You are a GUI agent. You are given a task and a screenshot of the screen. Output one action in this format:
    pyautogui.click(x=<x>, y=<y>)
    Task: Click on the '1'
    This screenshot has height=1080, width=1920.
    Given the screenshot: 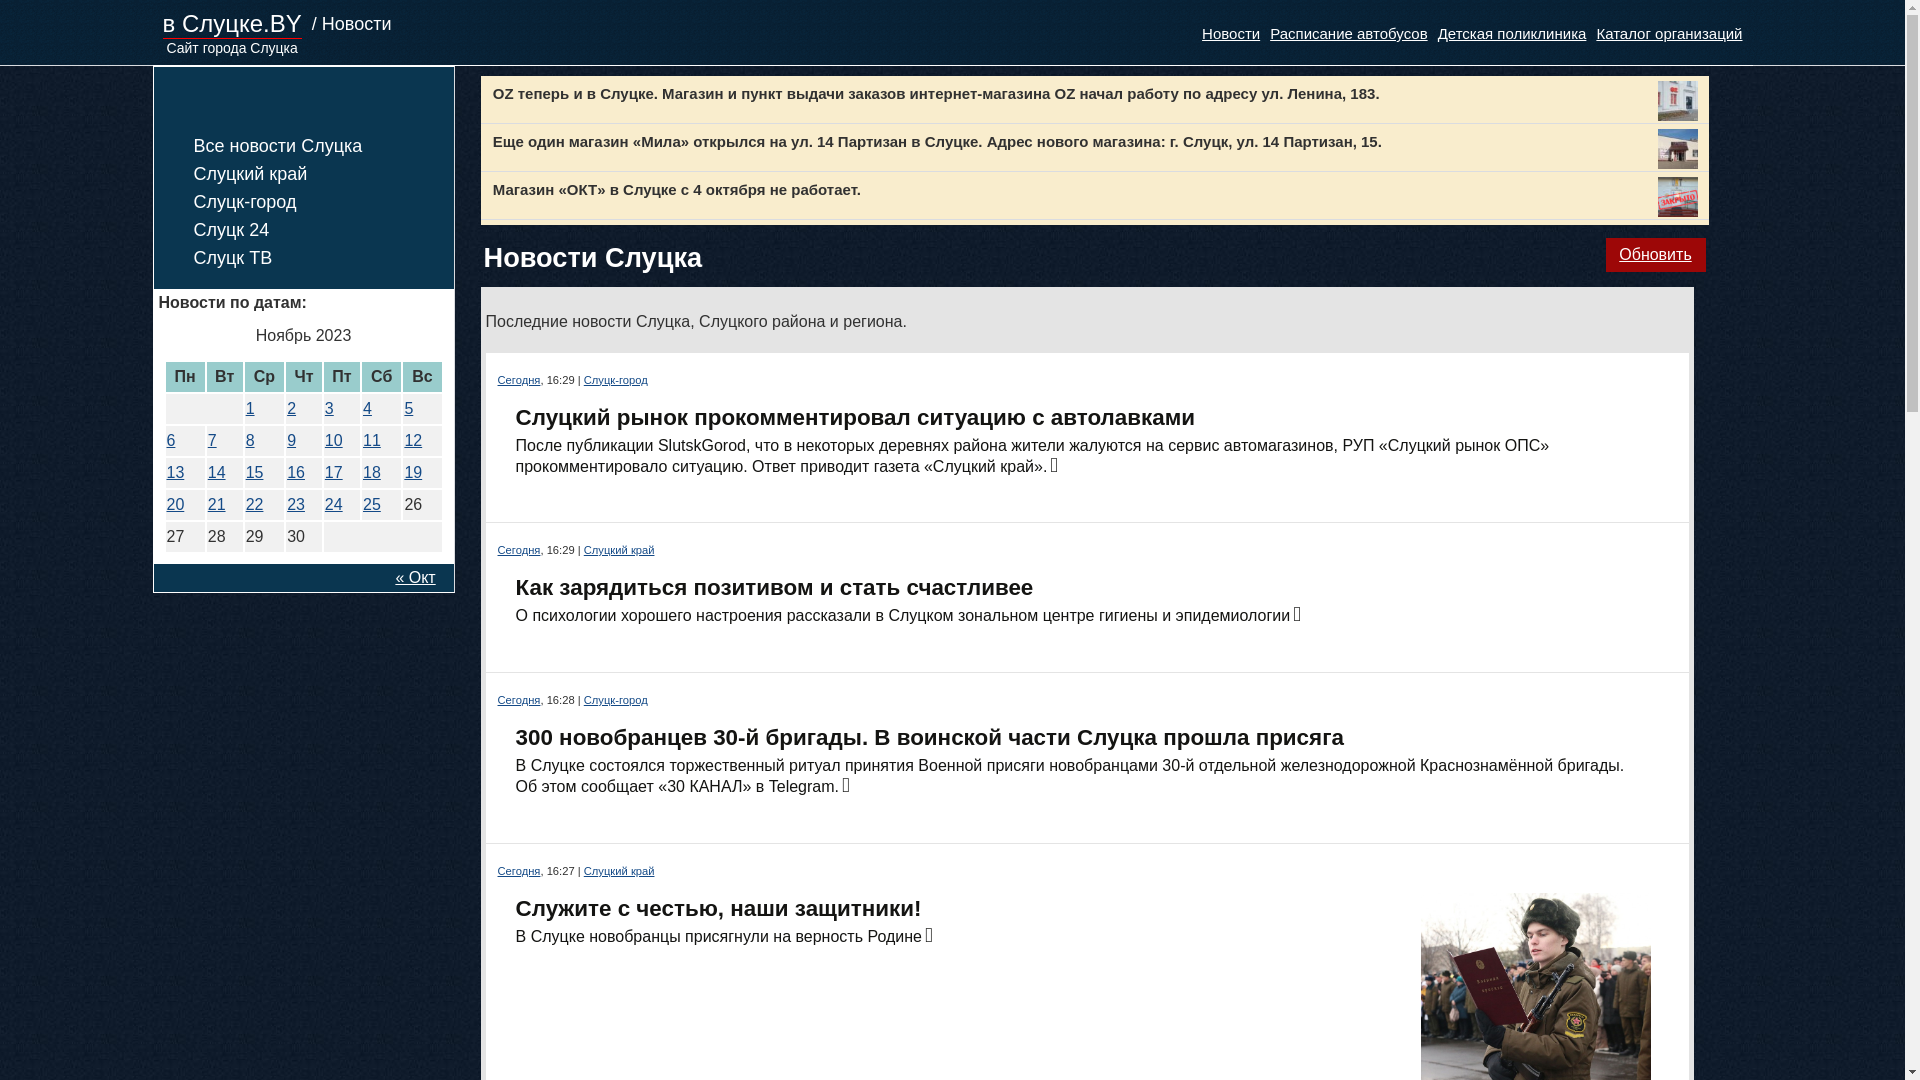 What is the action you would take?
    pyautogui.click(x=249, y=407)
    